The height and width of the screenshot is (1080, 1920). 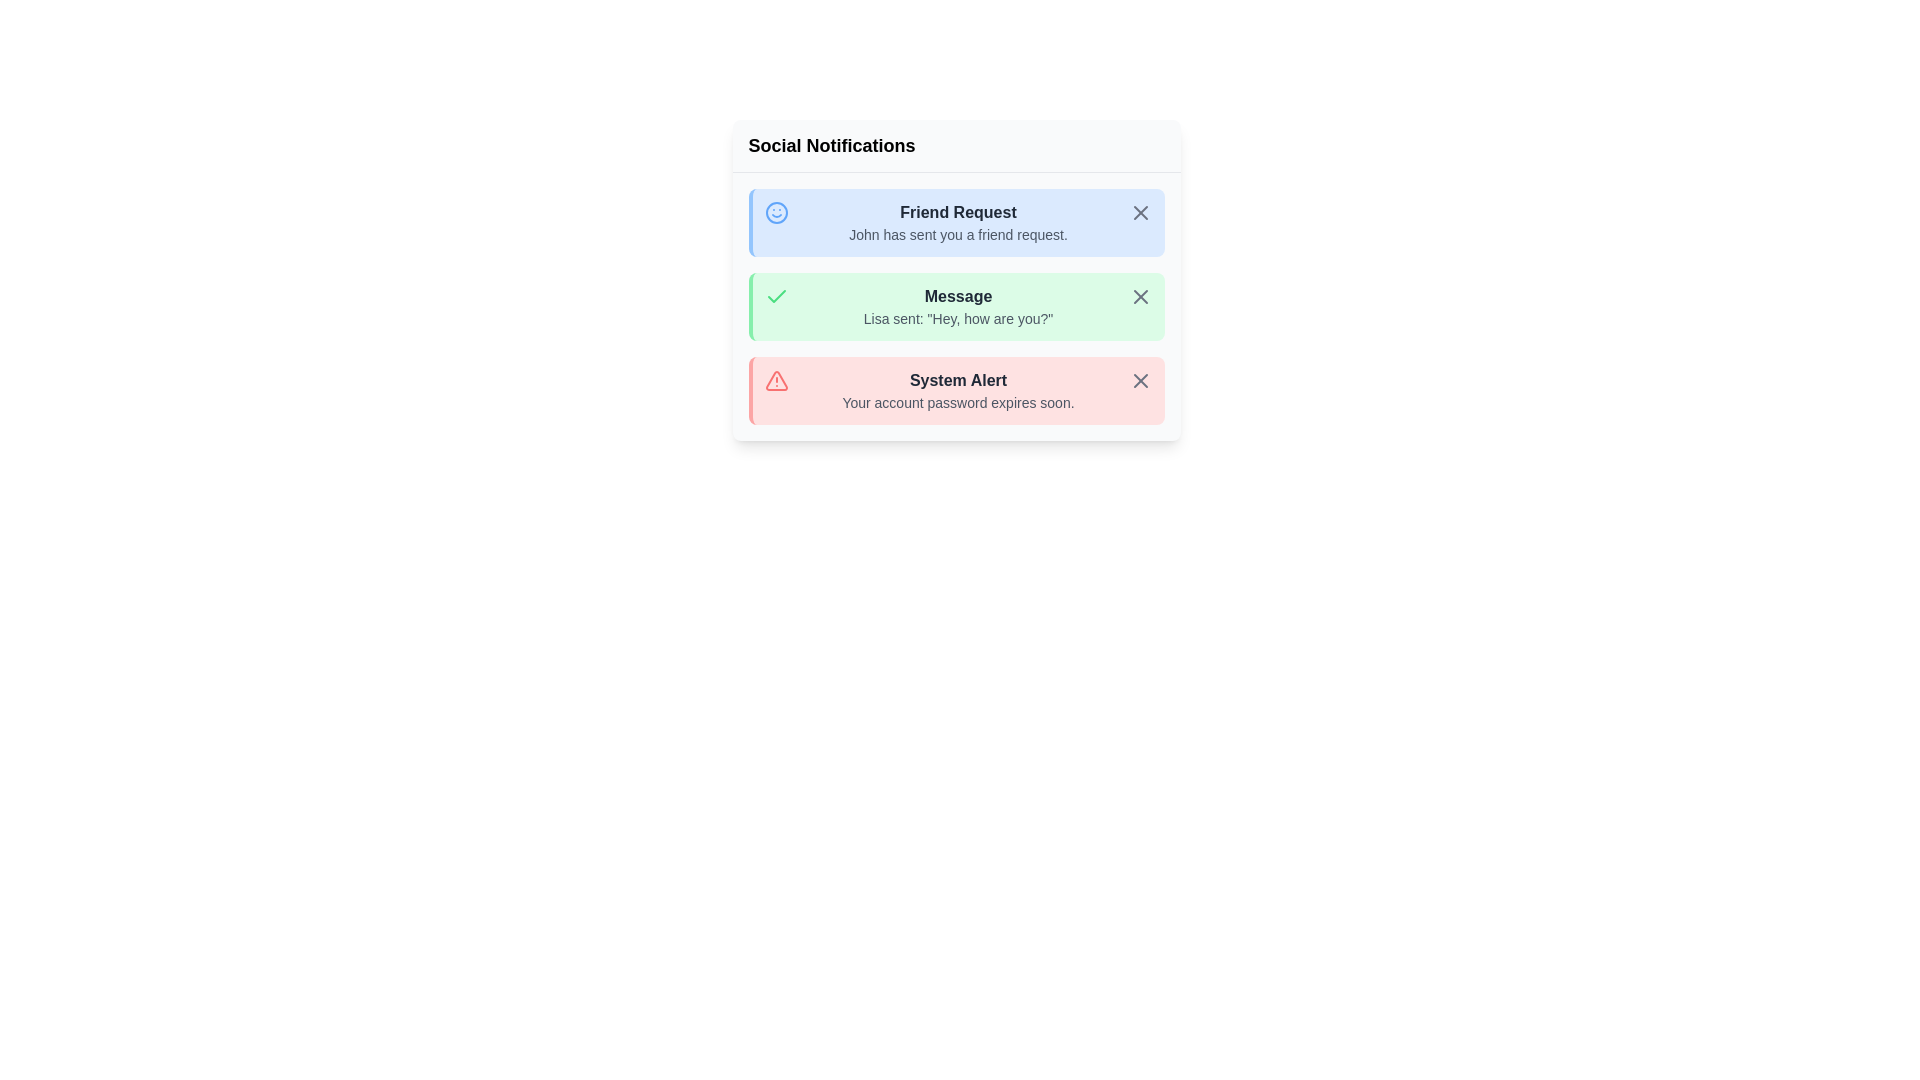 What do you see at coordinates (1140, 212) in the screenshot?
I see `the 'Close' button in the top-right corner of the 'Friend Request' notification panel` at bounding box center [1140, 212].